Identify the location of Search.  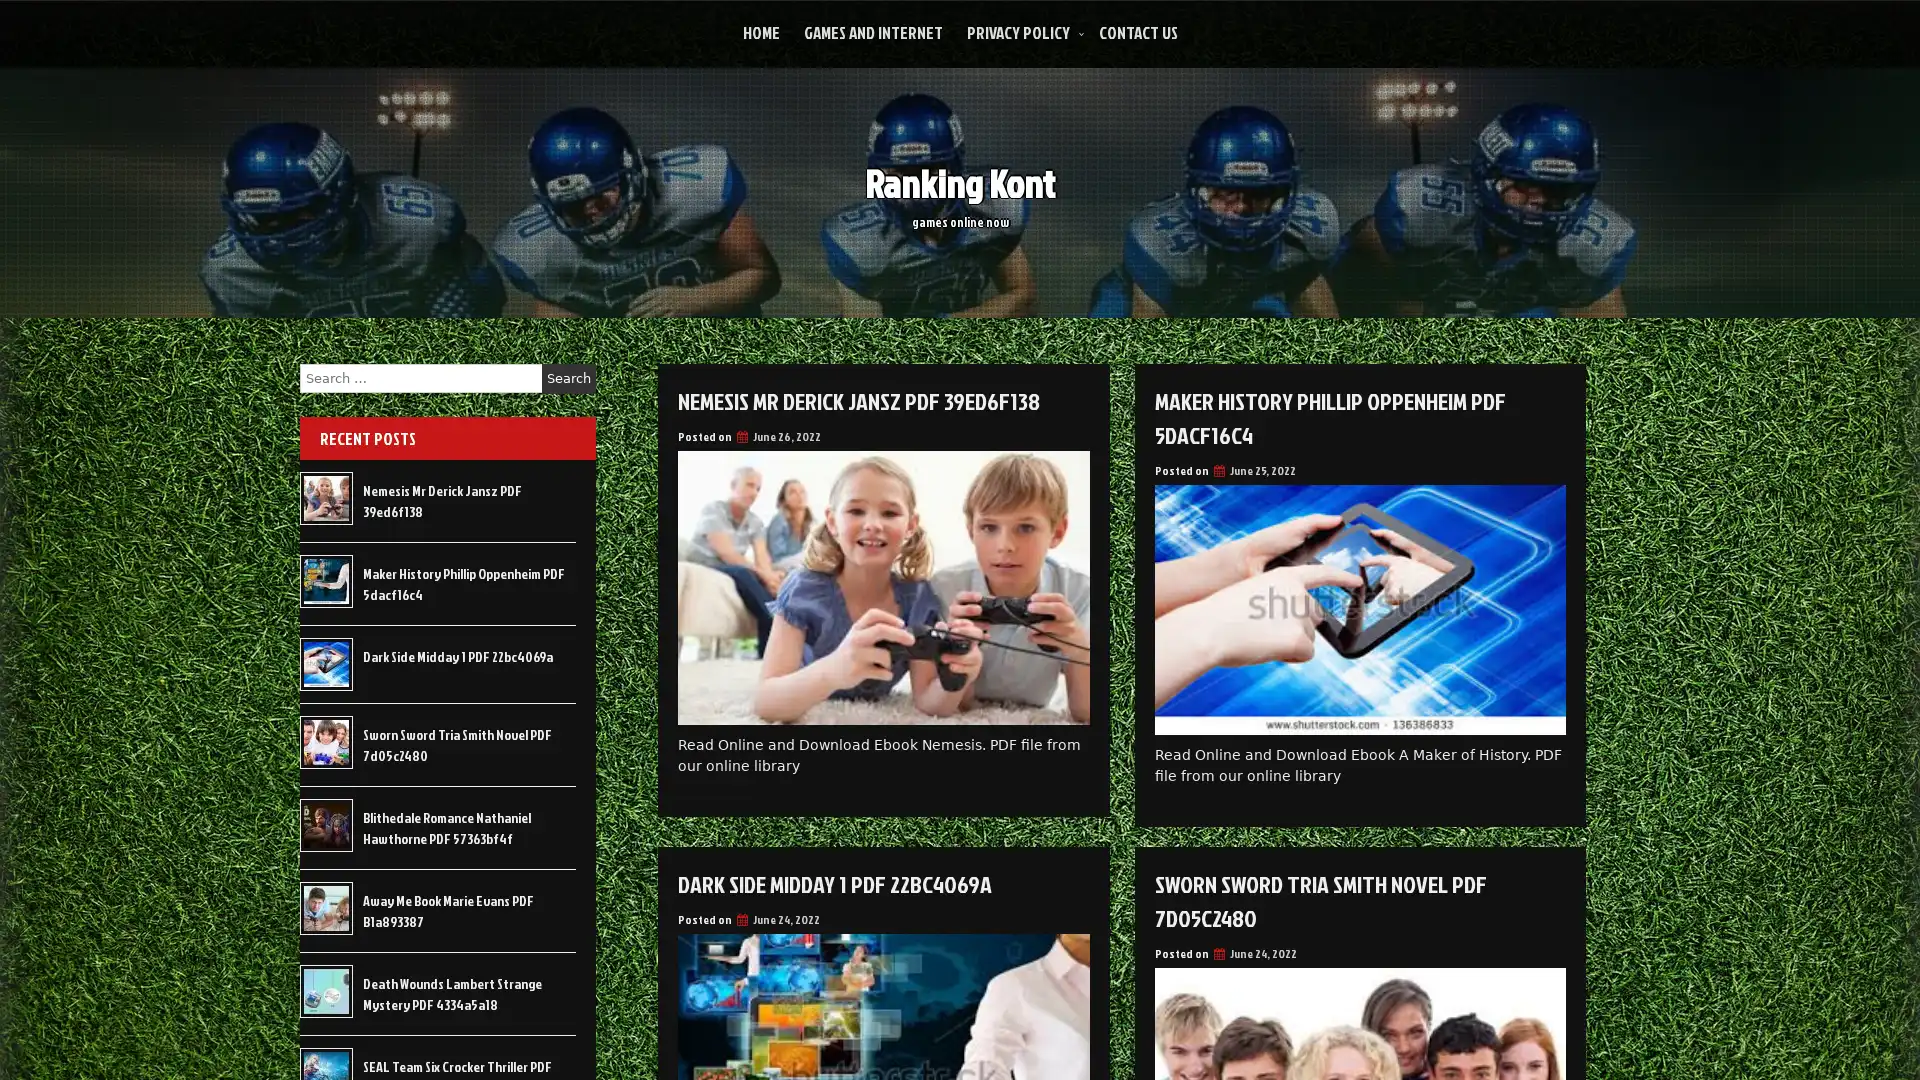
(568, 378).